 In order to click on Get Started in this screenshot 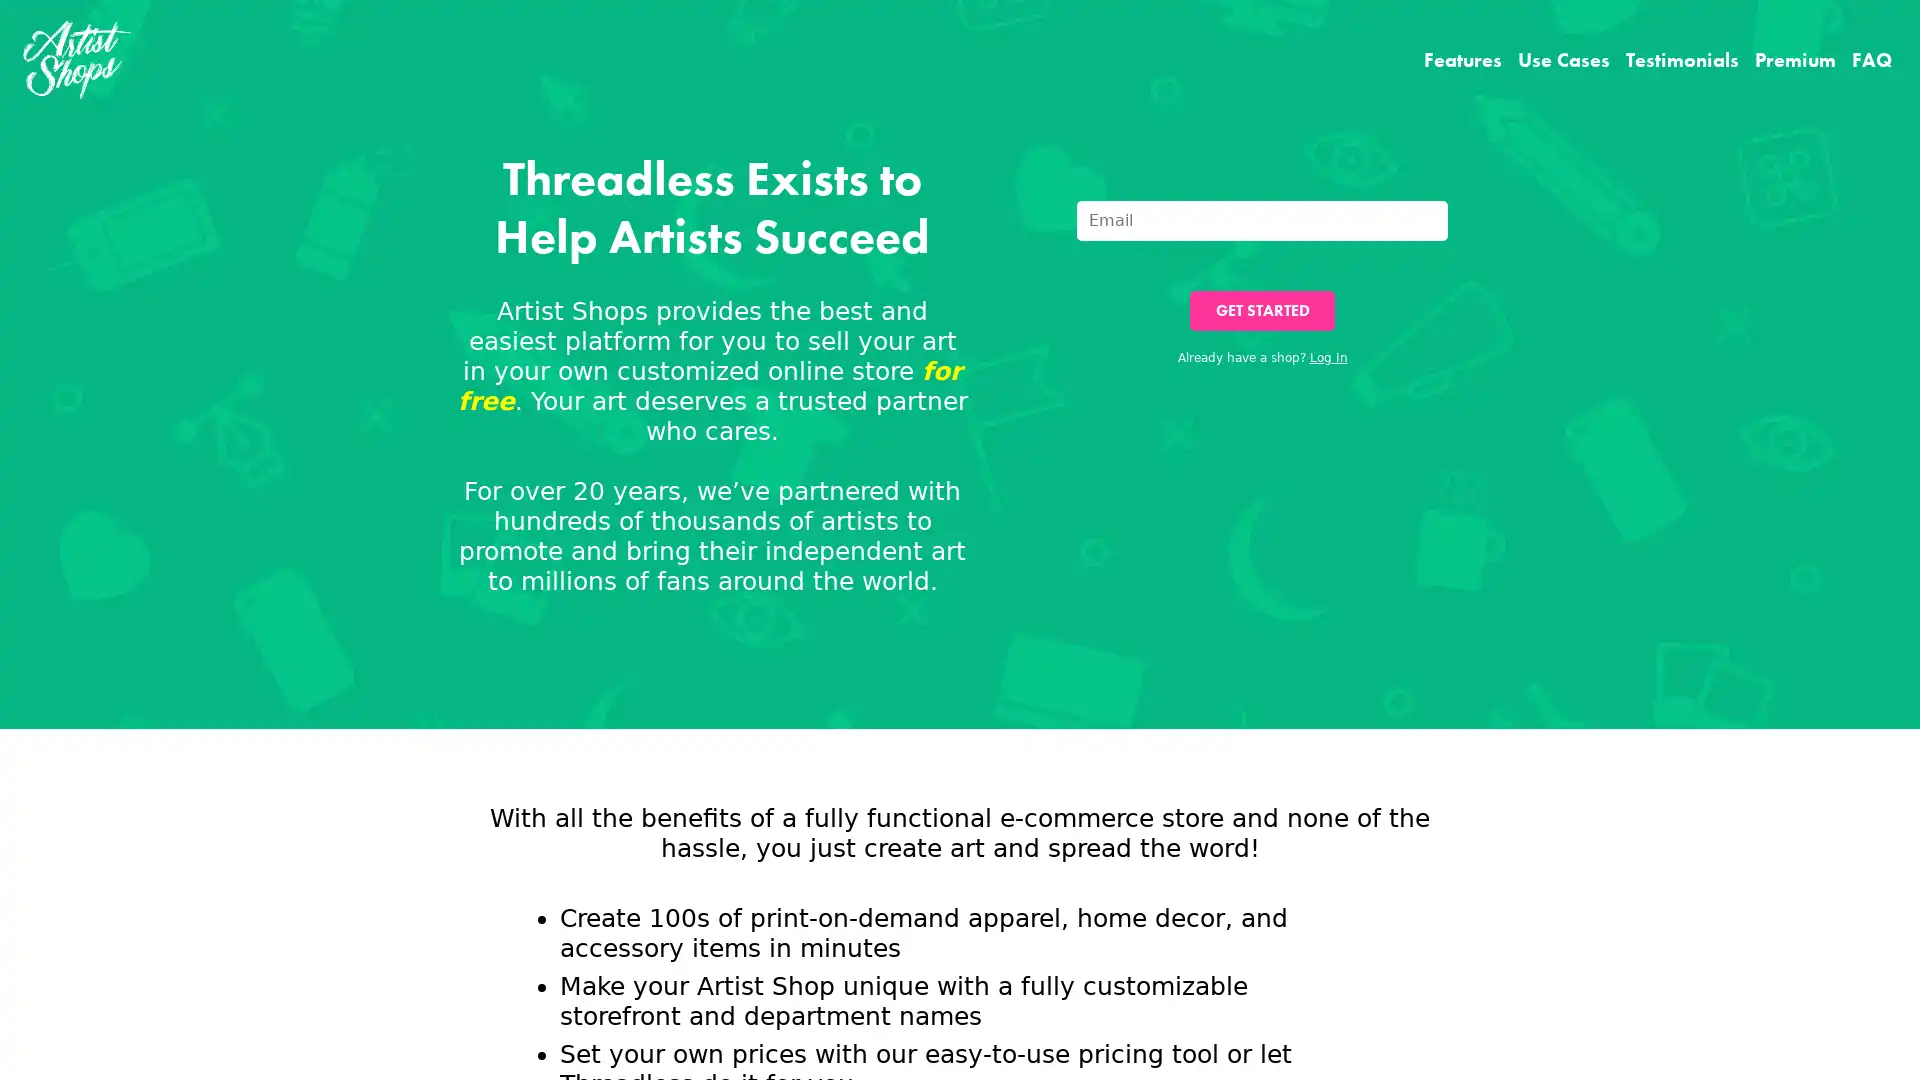, I will do `click(1261, 311)`.